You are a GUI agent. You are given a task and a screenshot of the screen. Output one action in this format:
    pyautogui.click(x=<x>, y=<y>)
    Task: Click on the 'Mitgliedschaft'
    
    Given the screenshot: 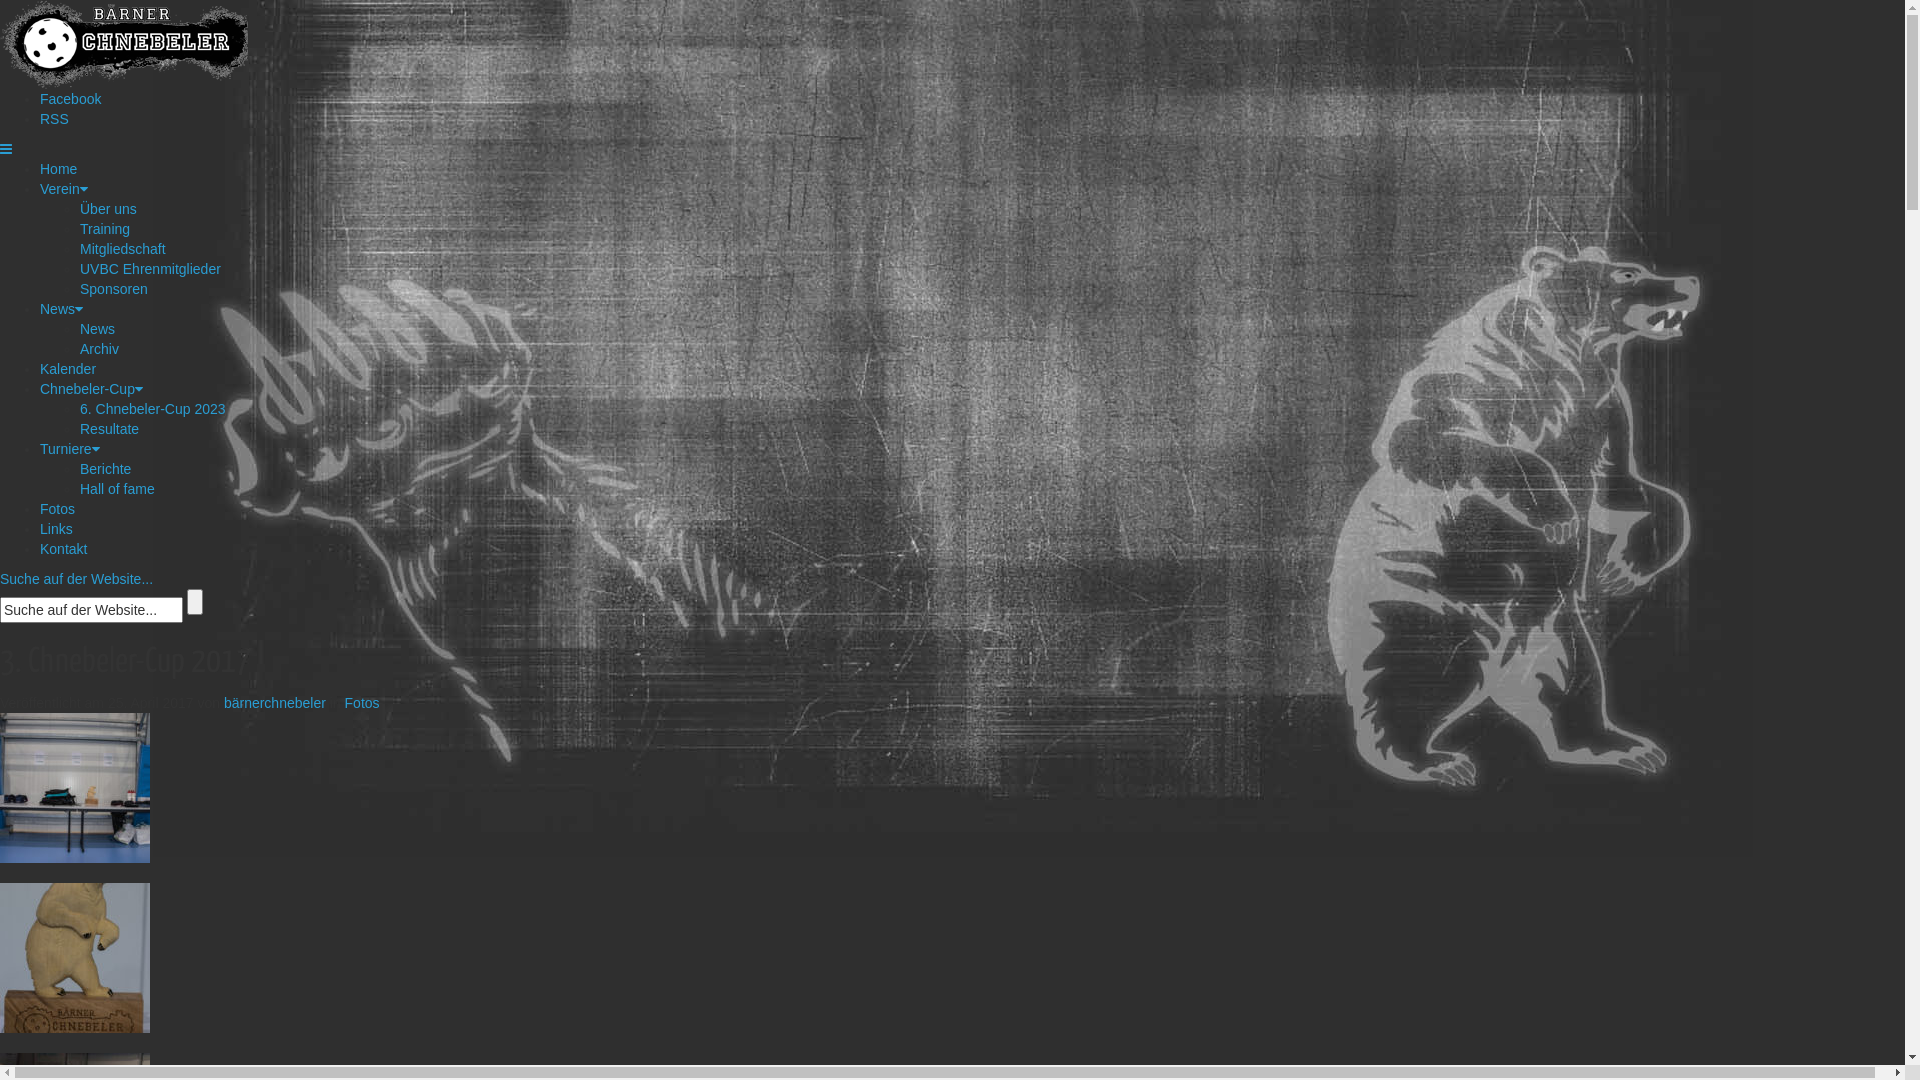 What is the action you would take?
    pyautogui.click(x=80, y=248)
    